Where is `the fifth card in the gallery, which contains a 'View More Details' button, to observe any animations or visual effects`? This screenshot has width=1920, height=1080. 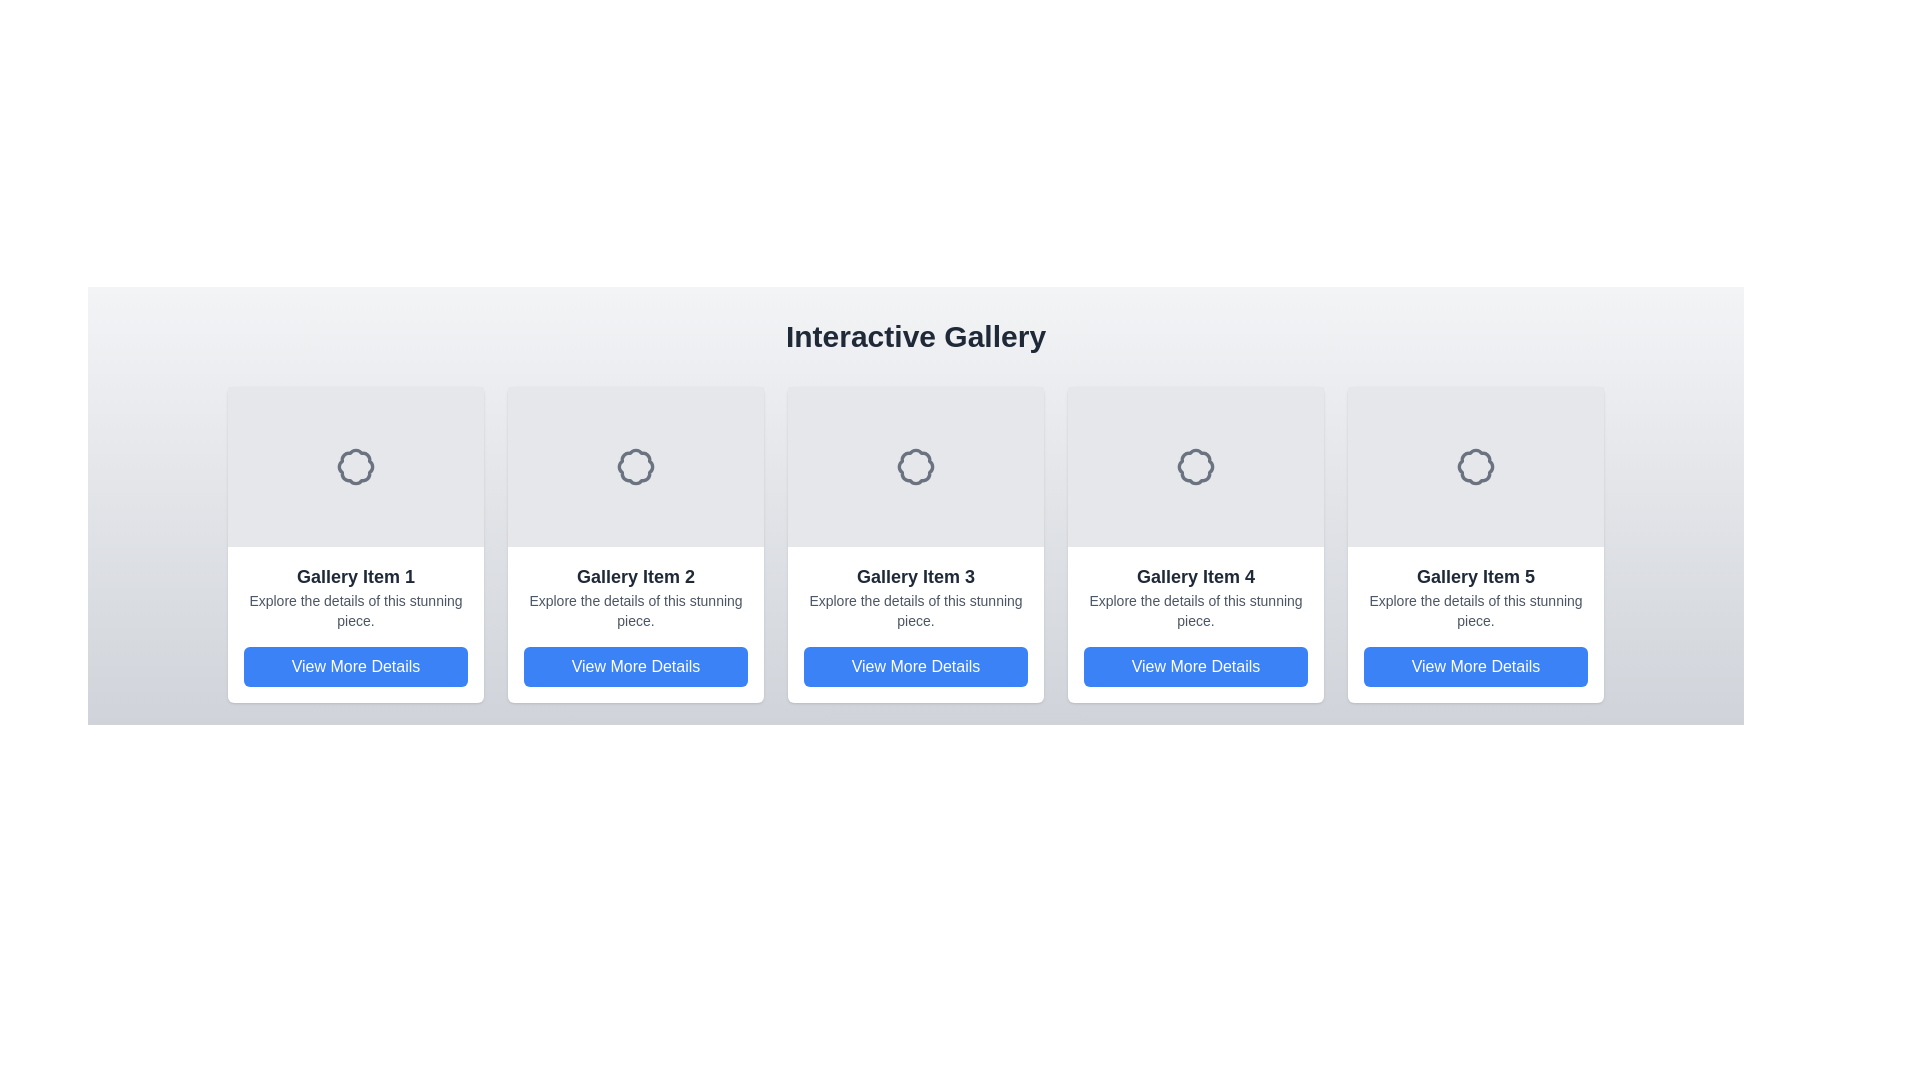 the fifth card in the gallery, which contains a 'View More Details' button, to observe any animations or visual effects is located at coordinates (1476, 623).